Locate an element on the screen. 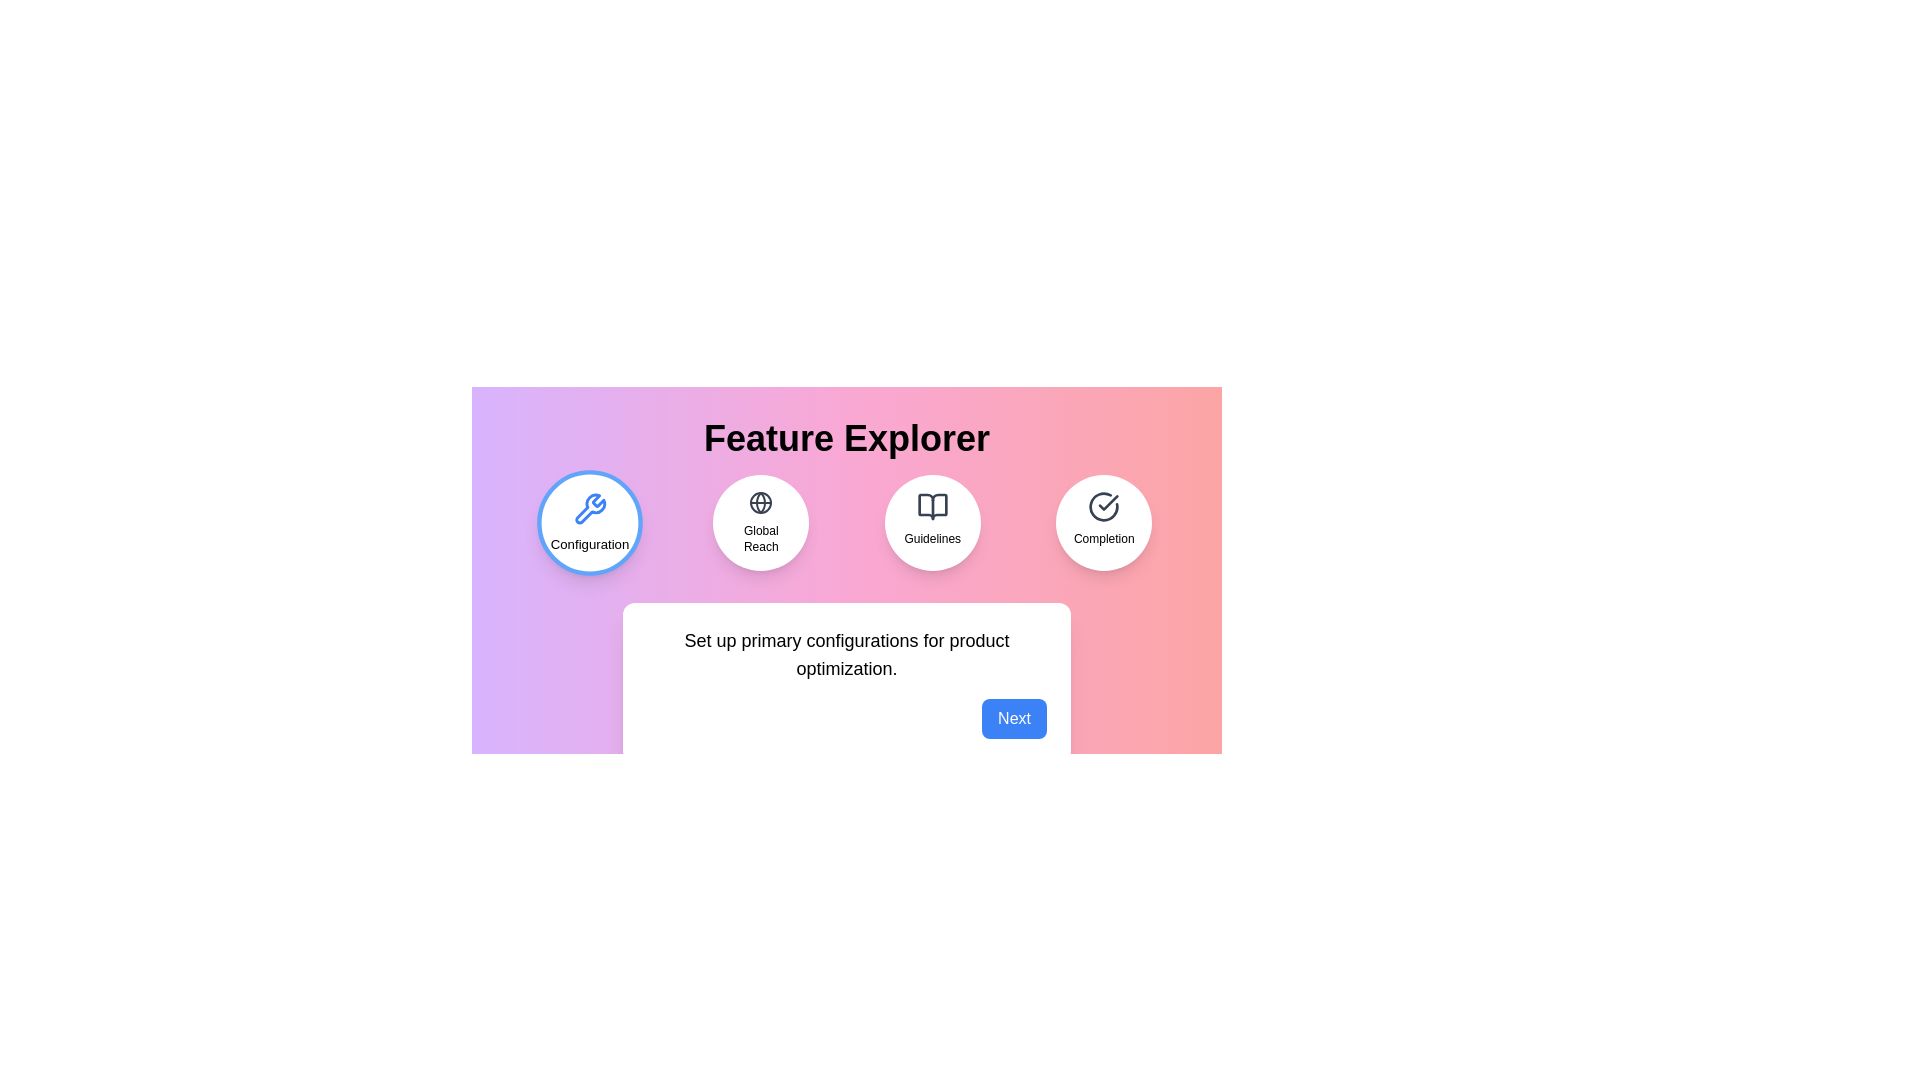 This screenshot has width=1920, height=1080. the 'Next' button to navigate to the next step is located at coordinates (1014, 717).